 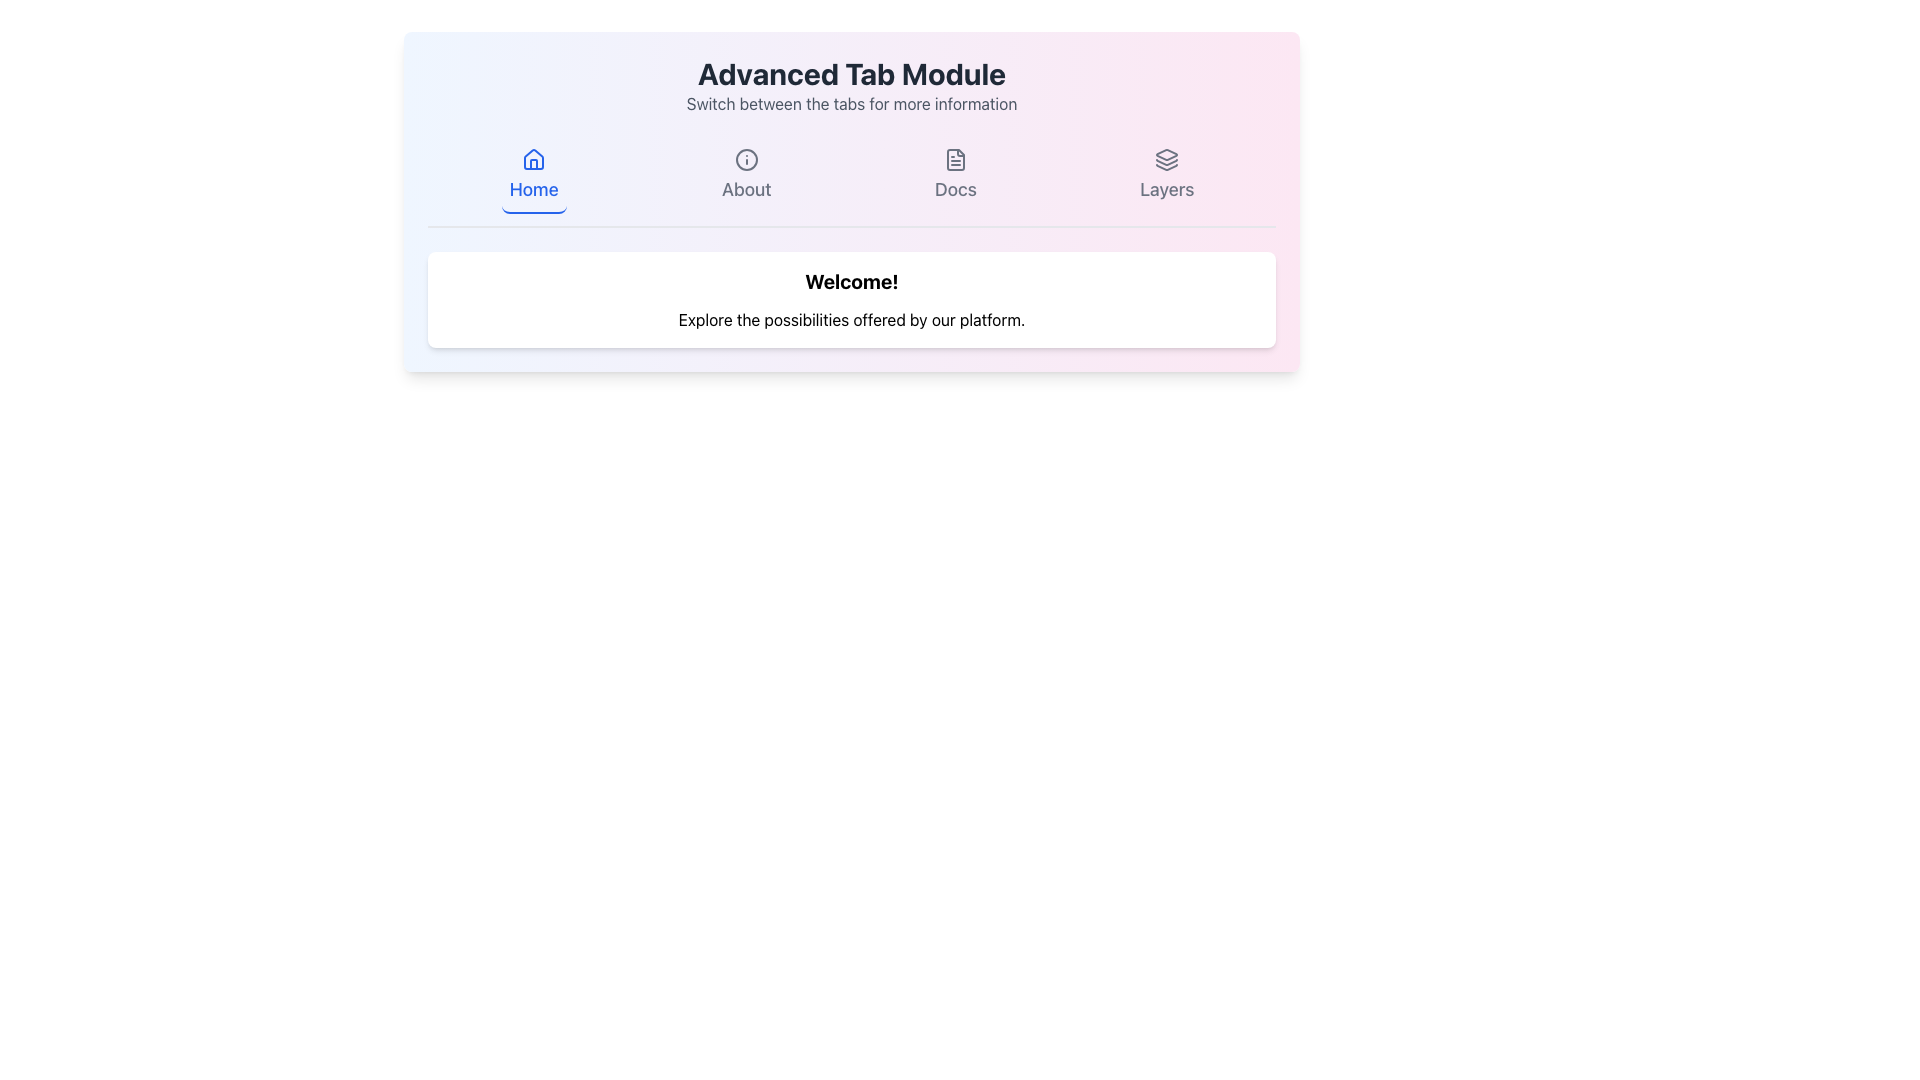 What do you see at coordinates (1167, 158) in the screenshot?
I see `the 'Layers' icon button located at the top right area of the user menu interface` at bounding box center [1167, 158].